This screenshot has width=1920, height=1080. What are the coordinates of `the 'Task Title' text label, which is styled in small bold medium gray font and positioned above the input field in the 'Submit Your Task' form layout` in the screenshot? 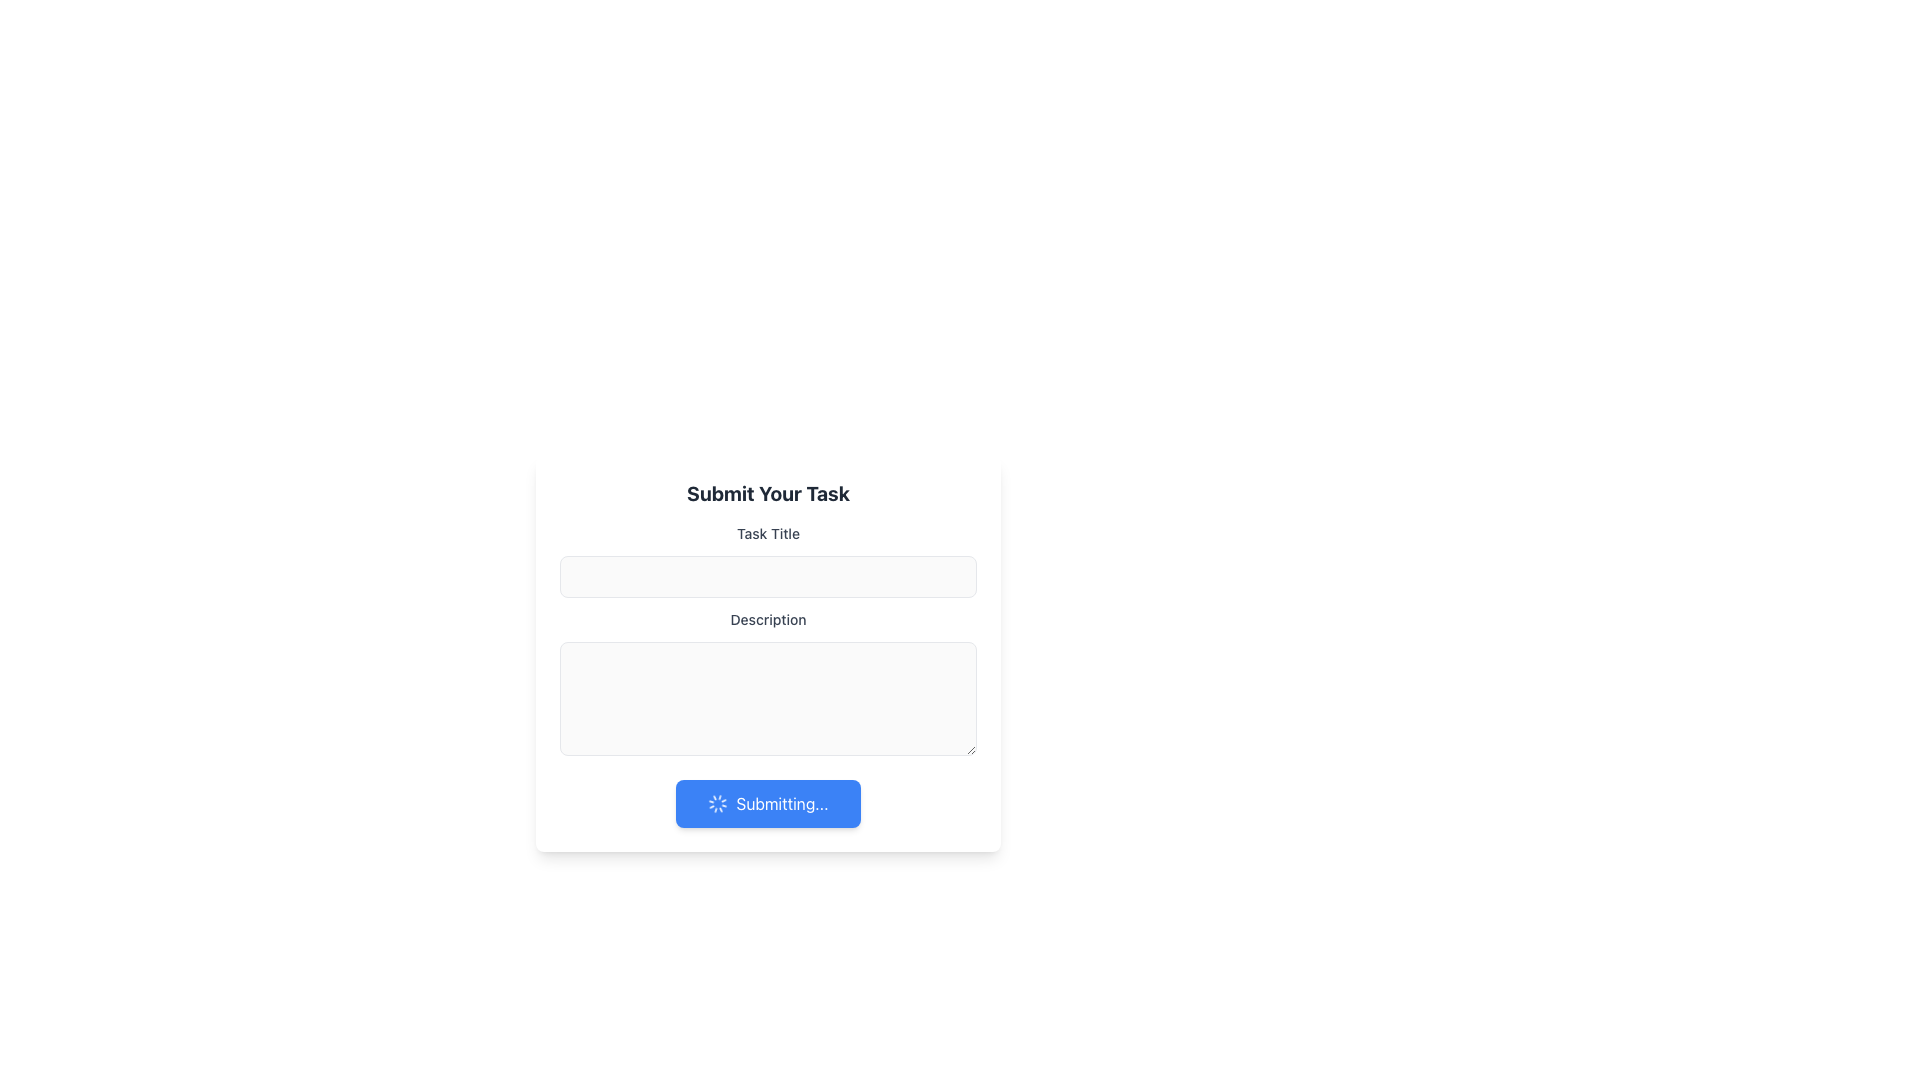 It's located at (767, 532).